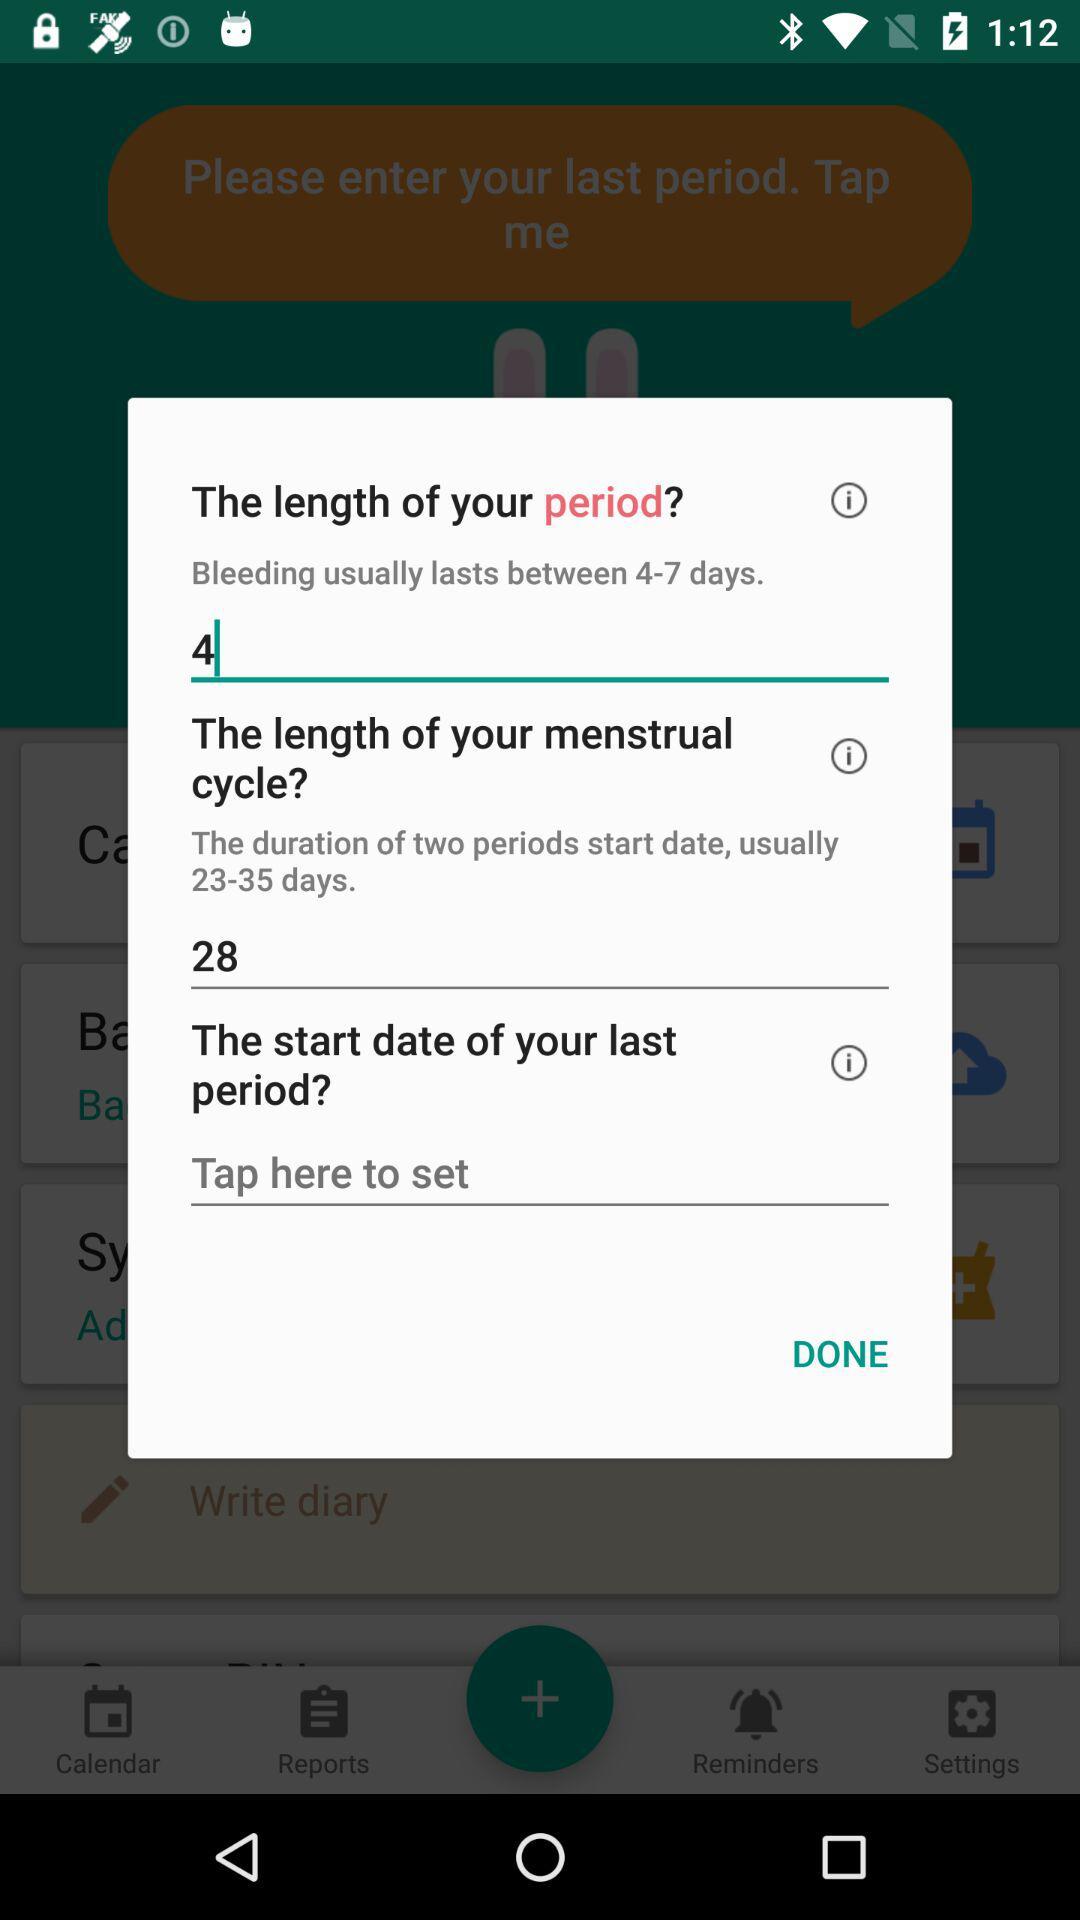  What do you see at coordinates (540, 1174) in the screenshot?
I see `setup/choose start date` at bounding box center [540, 1174].